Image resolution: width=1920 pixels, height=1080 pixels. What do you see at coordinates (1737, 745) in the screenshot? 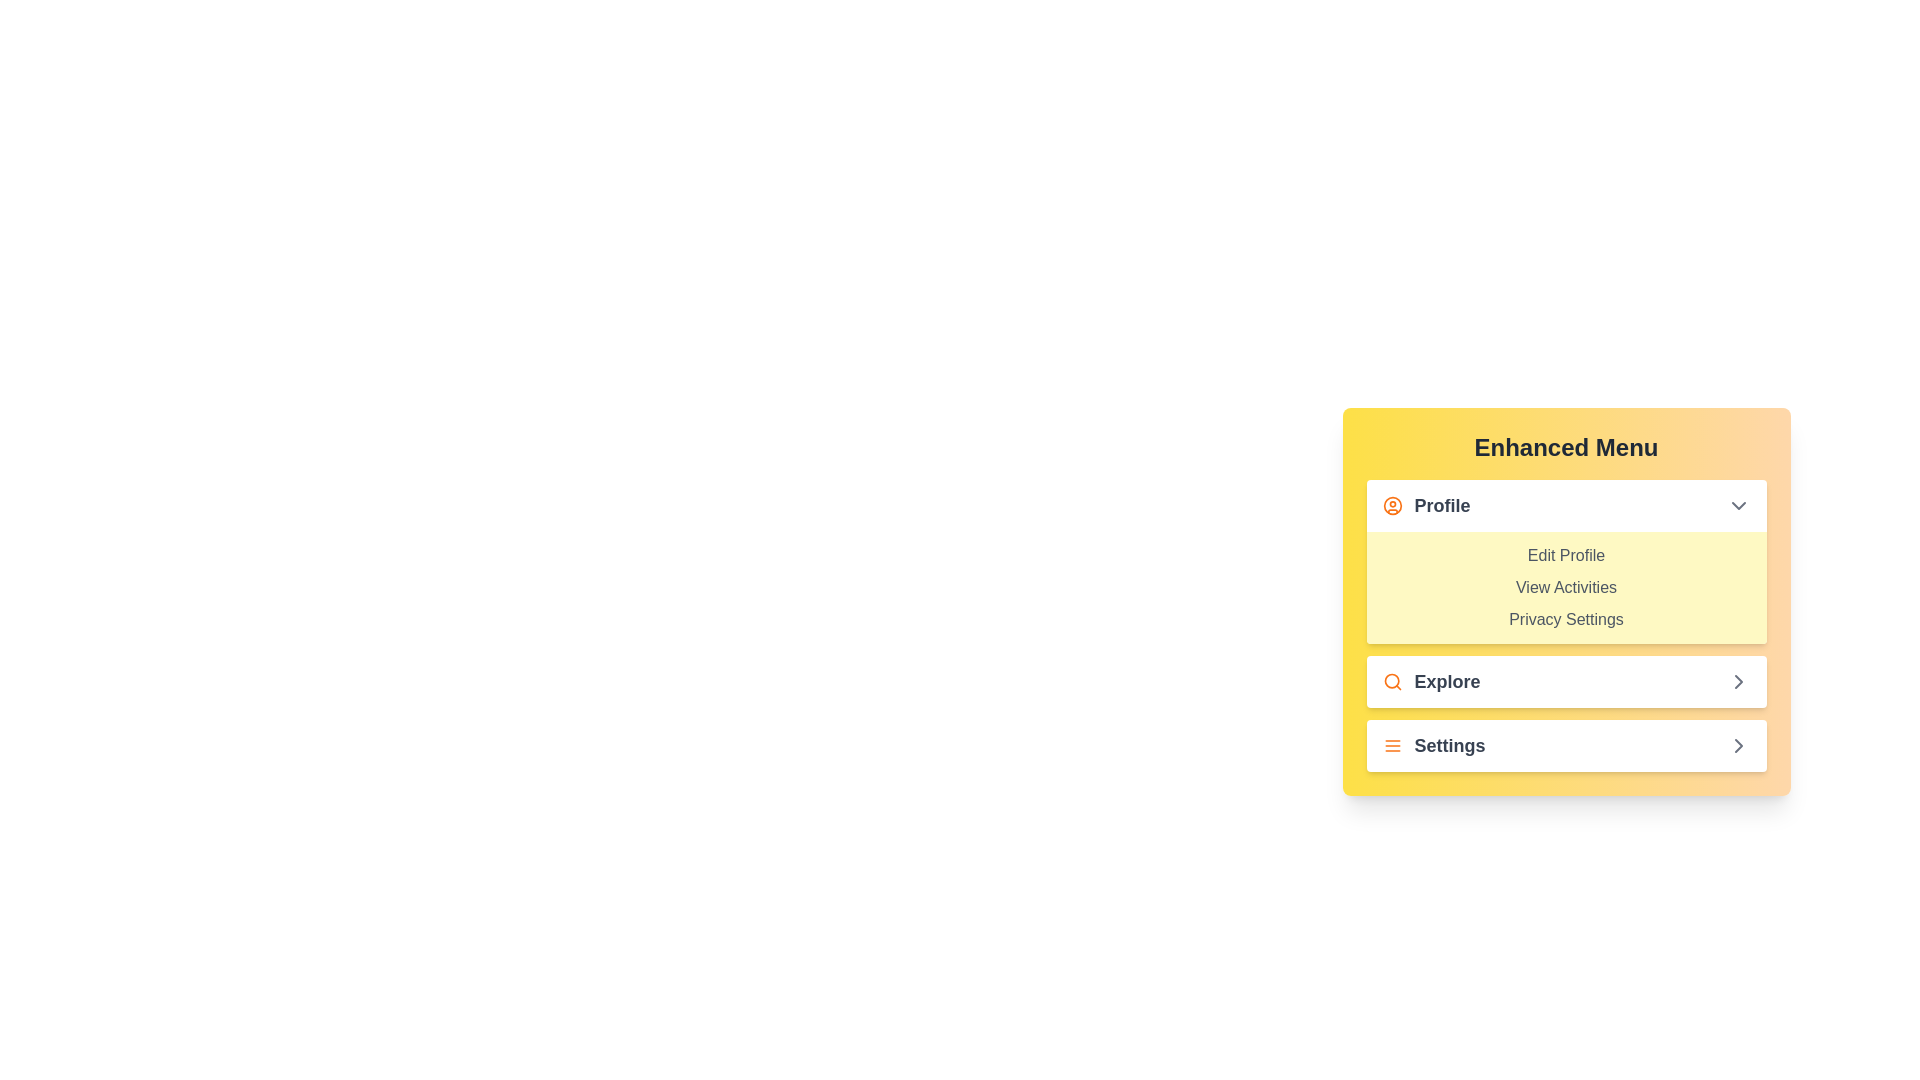
I see `the navigational icon located to the right of the 'Settings' menu entry` at bounding box center [1737, 745].